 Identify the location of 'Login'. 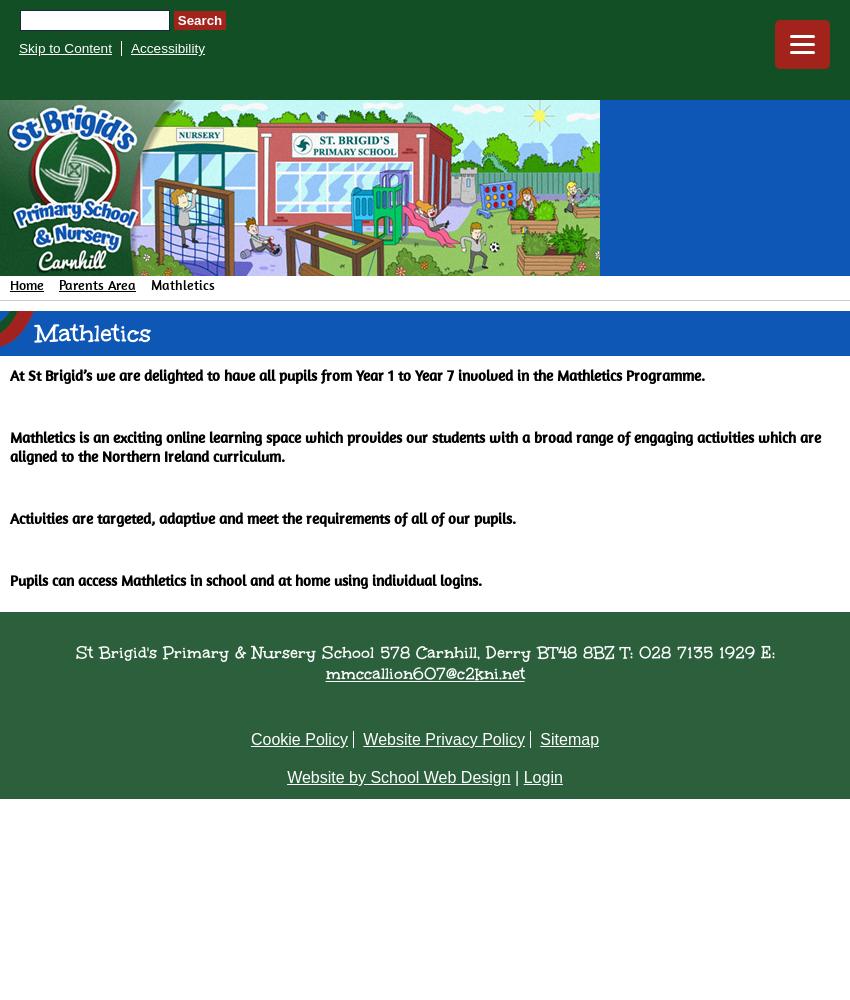
(541, 777).